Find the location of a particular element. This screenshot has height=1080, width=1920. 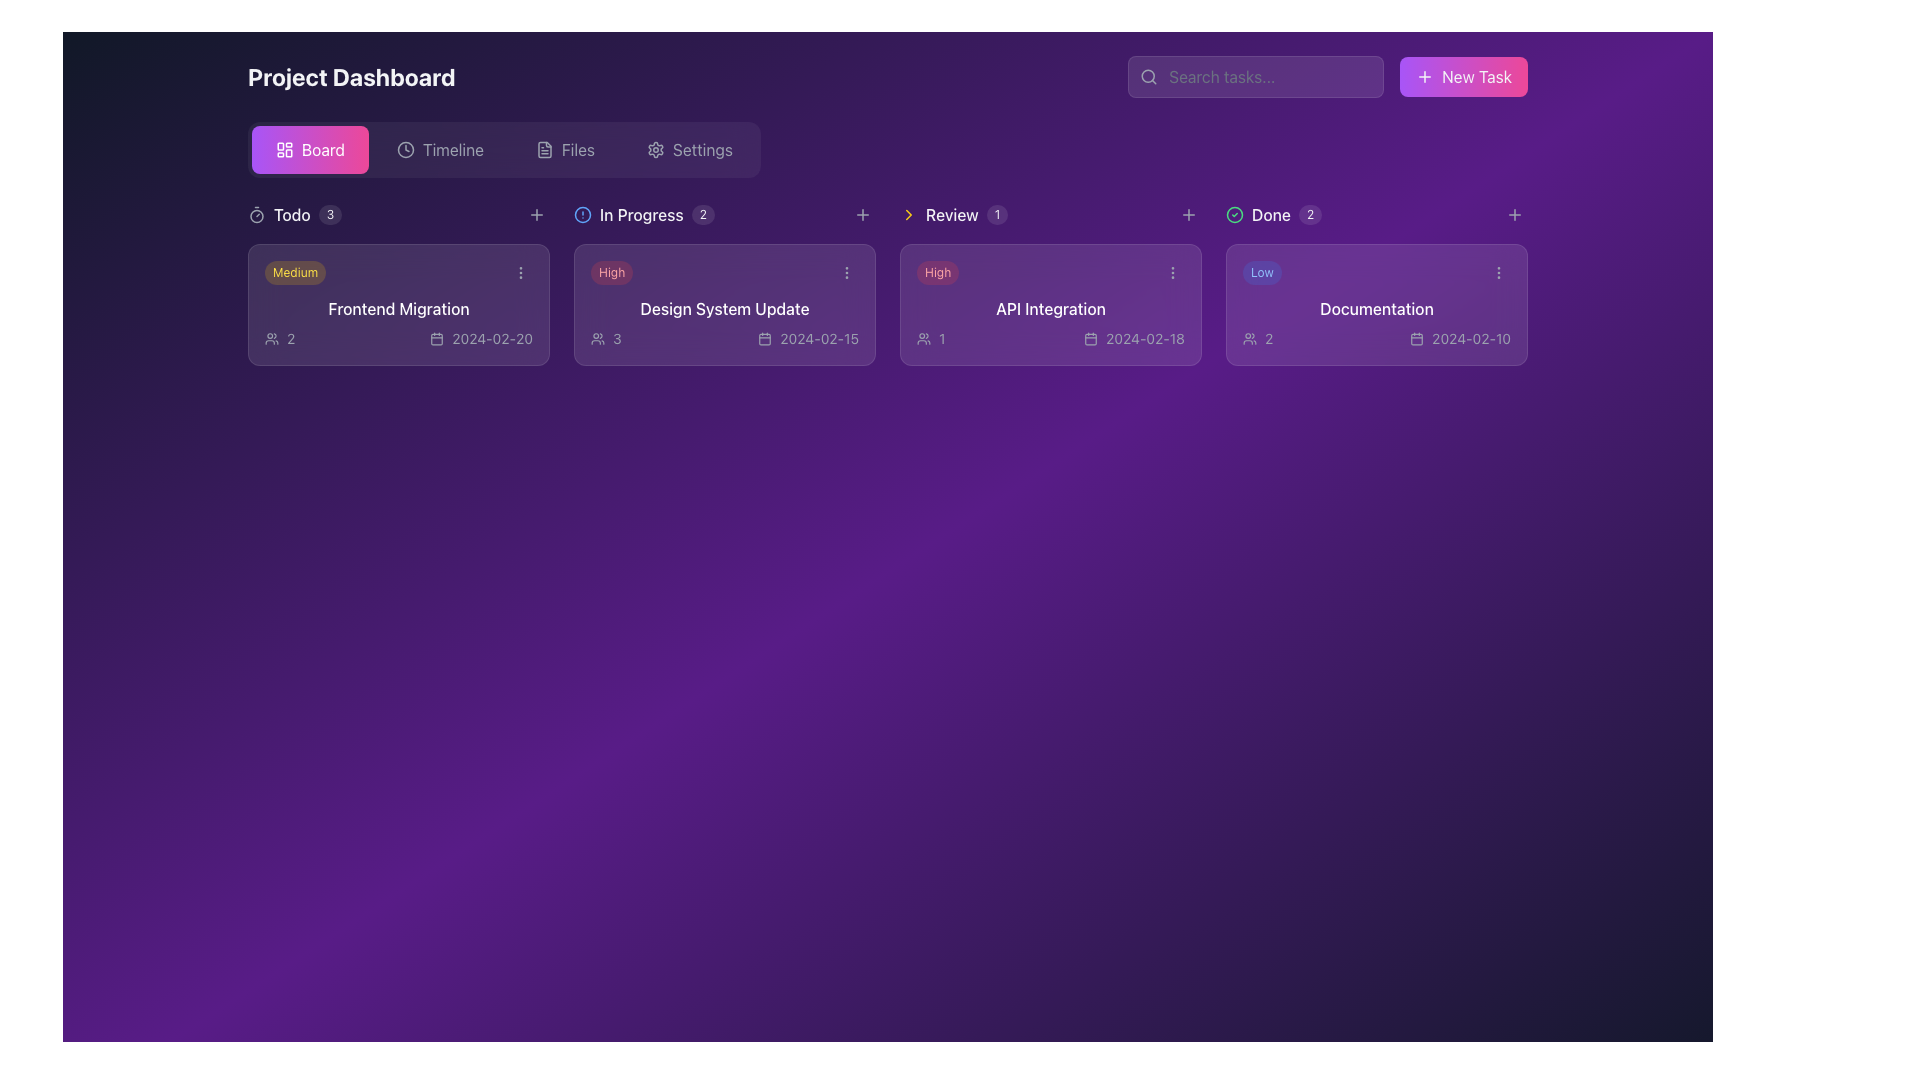

the numeric label indicating the number of users associated with the 'Frontend Migration' task card located in the 'To-do' section, positioned to the right of the people icon and above the date section is located at coordinates (290, 338).